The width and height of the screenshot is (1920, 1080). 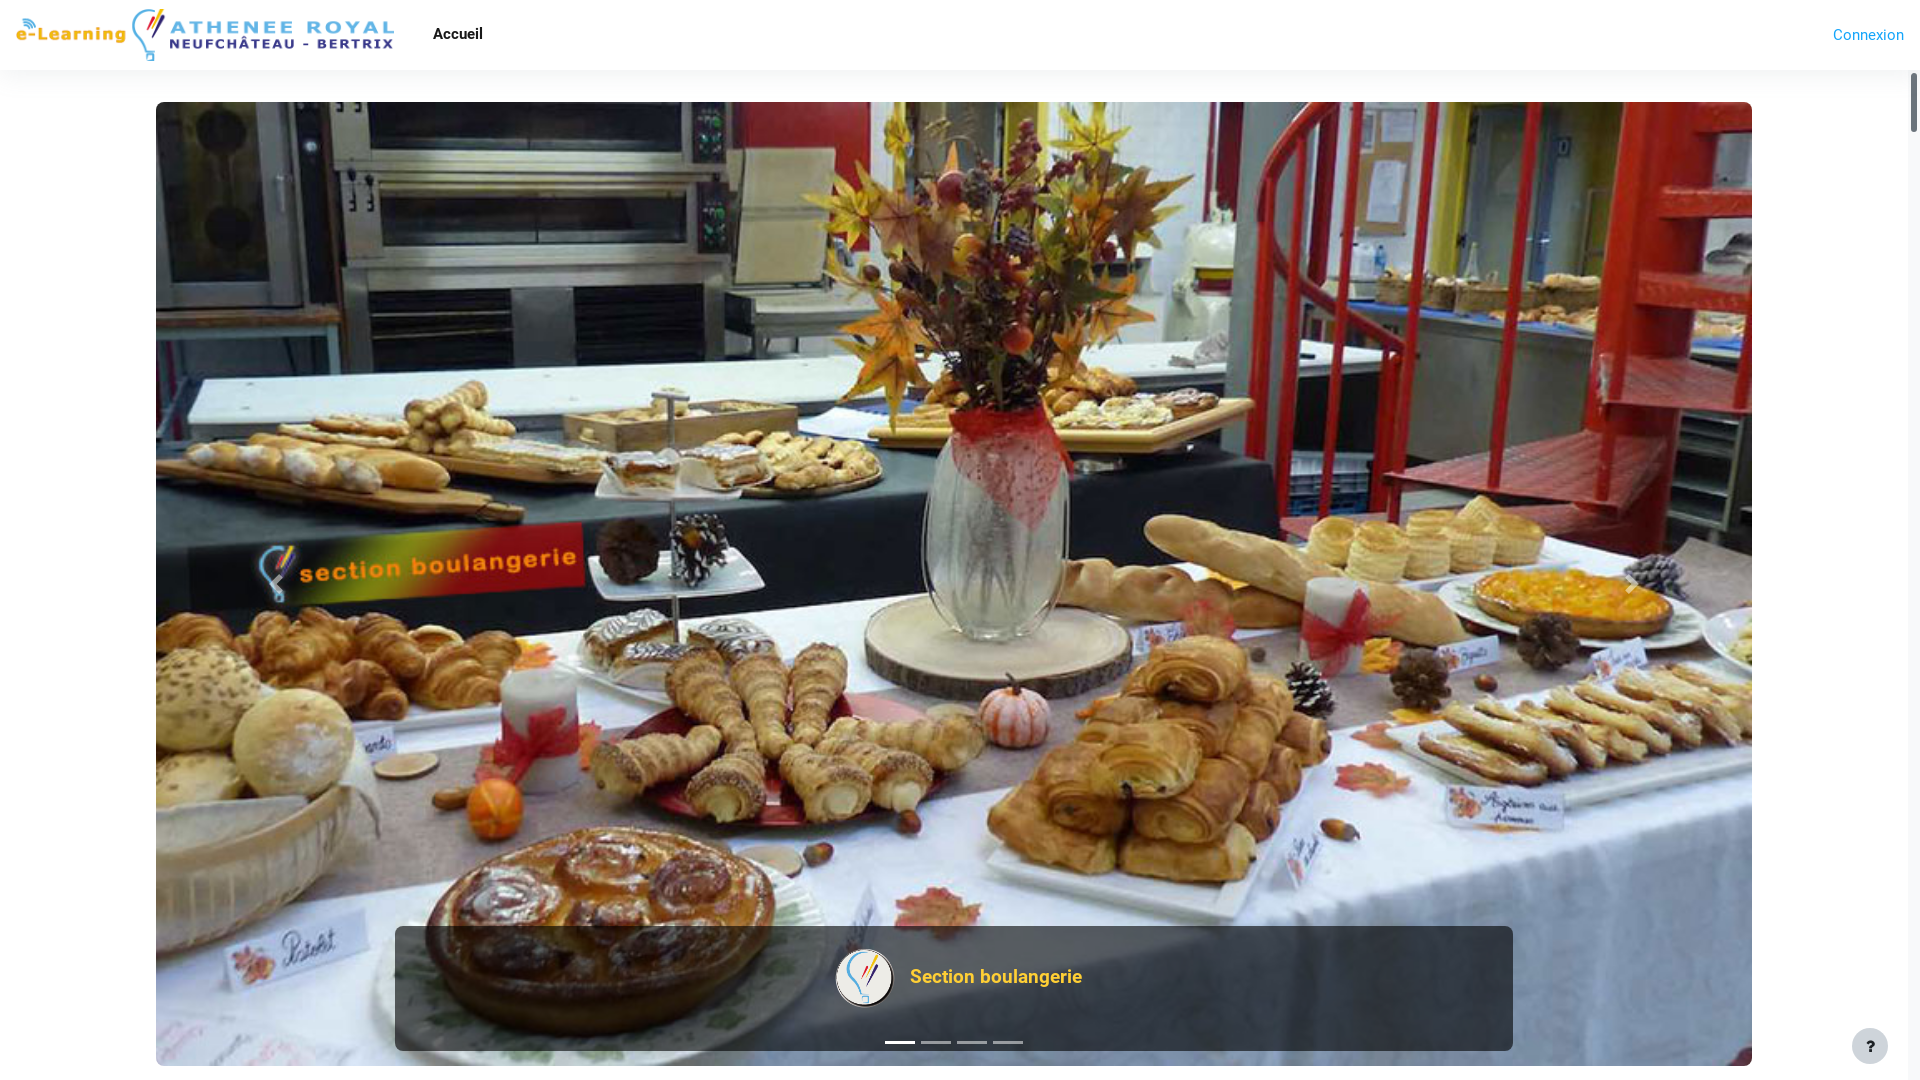 What do you see at coordinates (1867, 35) in the screenshot?
I see `'Connexion'` at bounding box center [1867, 35].